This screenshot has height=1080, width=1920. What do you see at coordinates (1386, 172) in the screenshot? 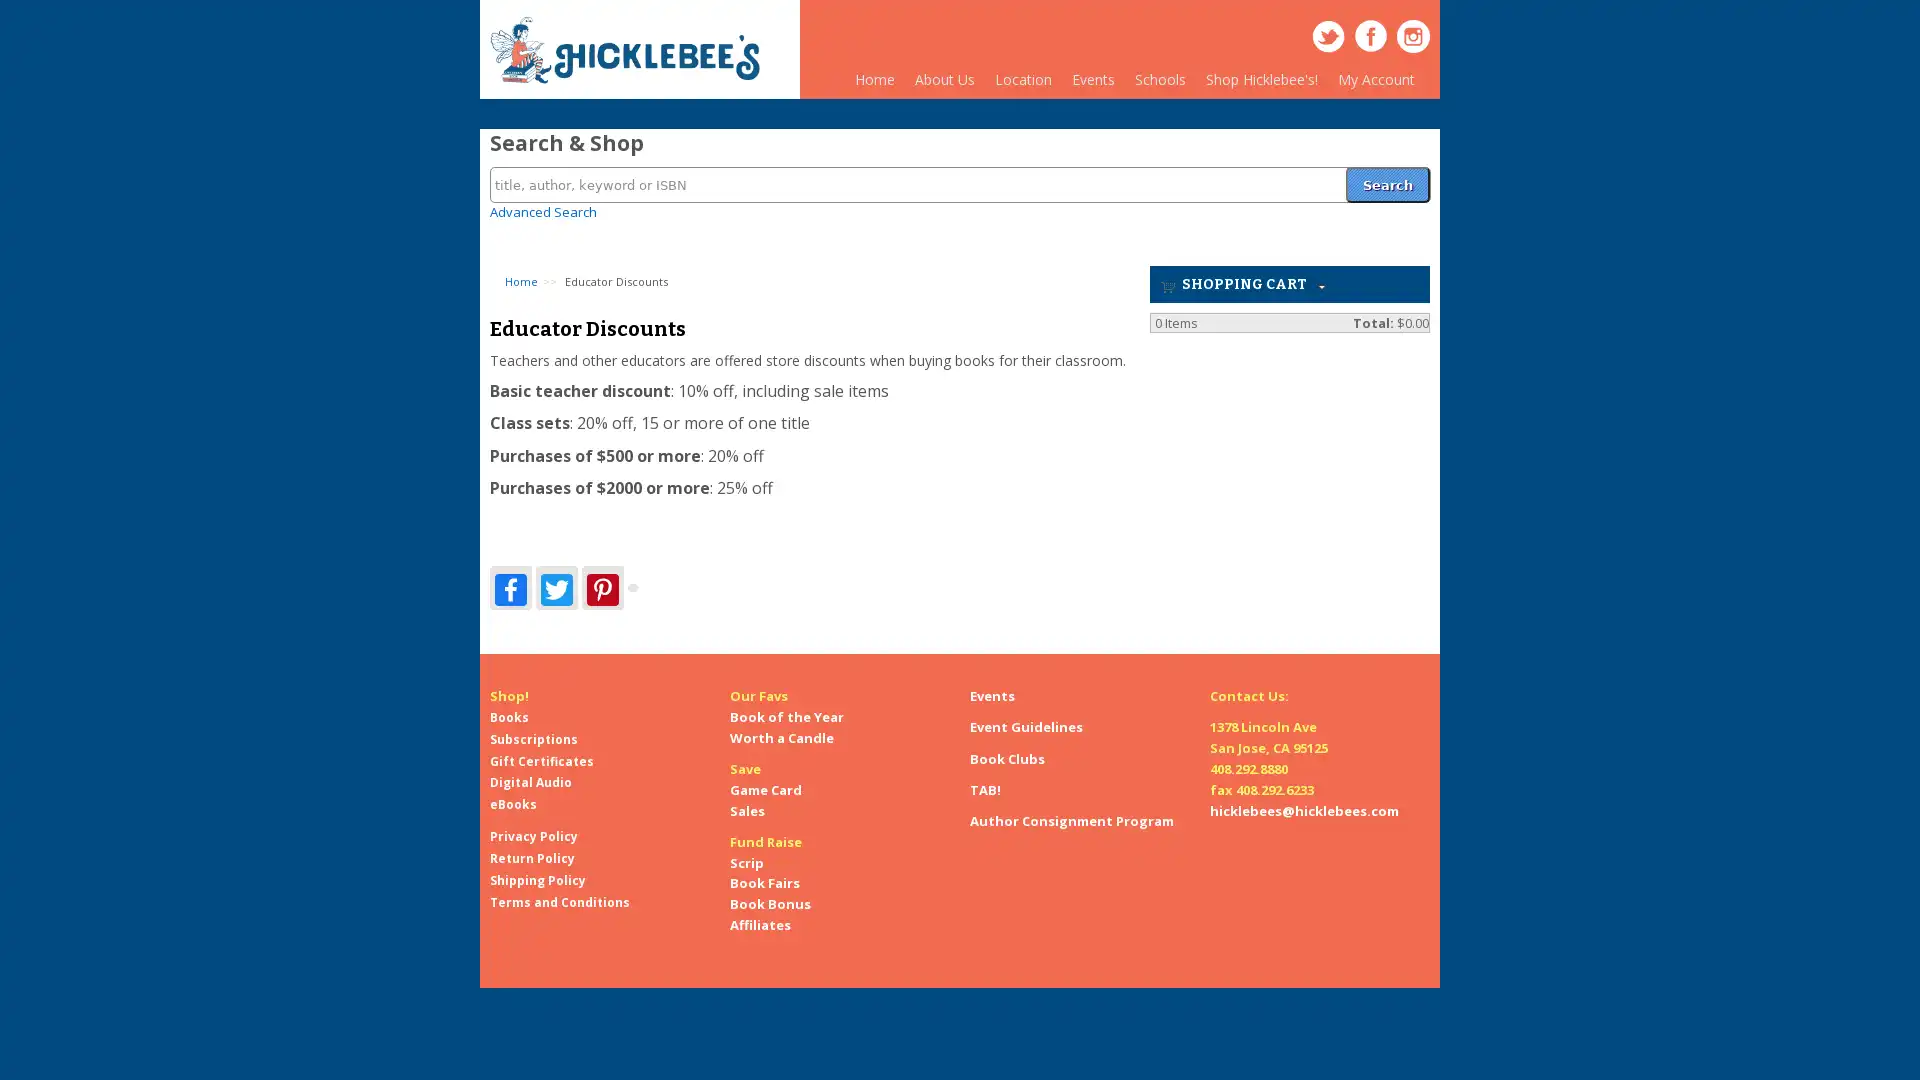
I see `Search` at bounding box center [1386, 172].